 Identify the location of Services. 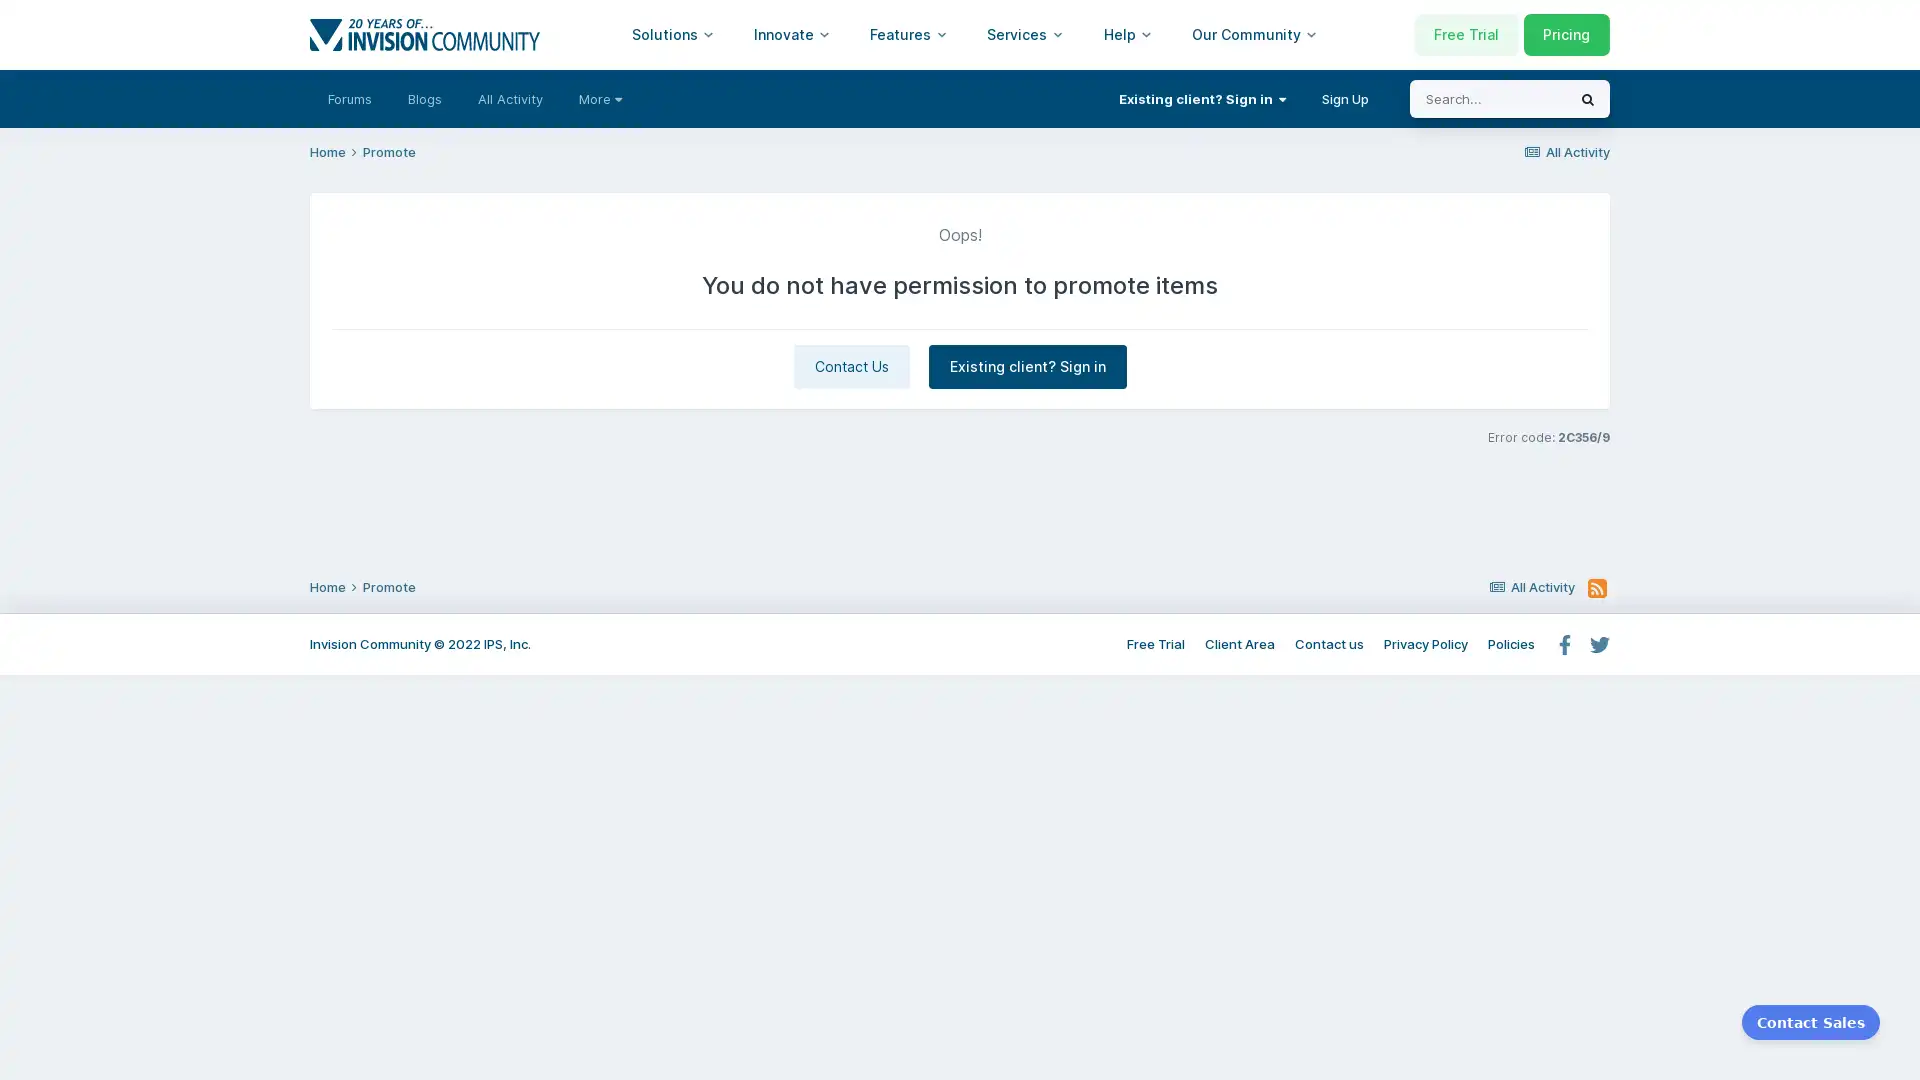
(1025, 34).